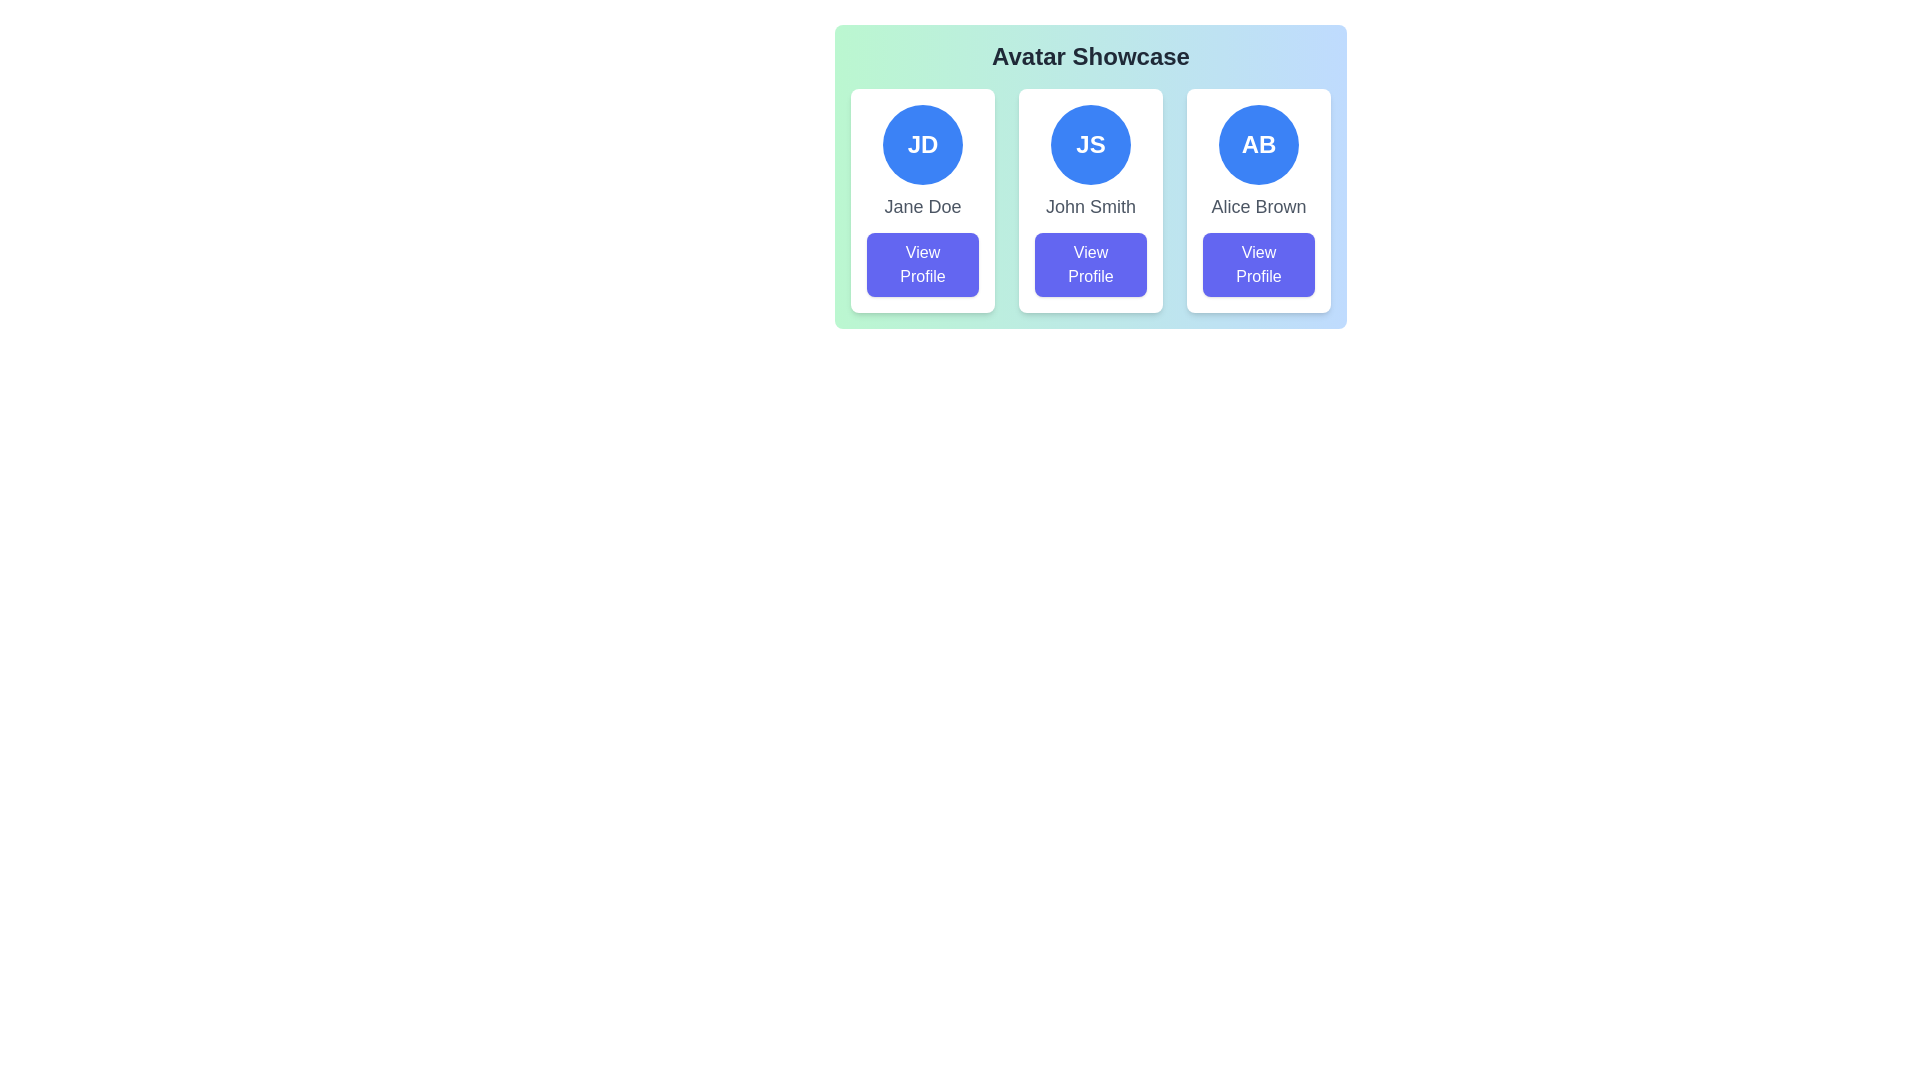  Describe the element at coordinates (1089, 144) in the screenshot. I see `the circular avatar icon featuring a bright blue background and initials 'JS', located at the top of the card component` at that location.